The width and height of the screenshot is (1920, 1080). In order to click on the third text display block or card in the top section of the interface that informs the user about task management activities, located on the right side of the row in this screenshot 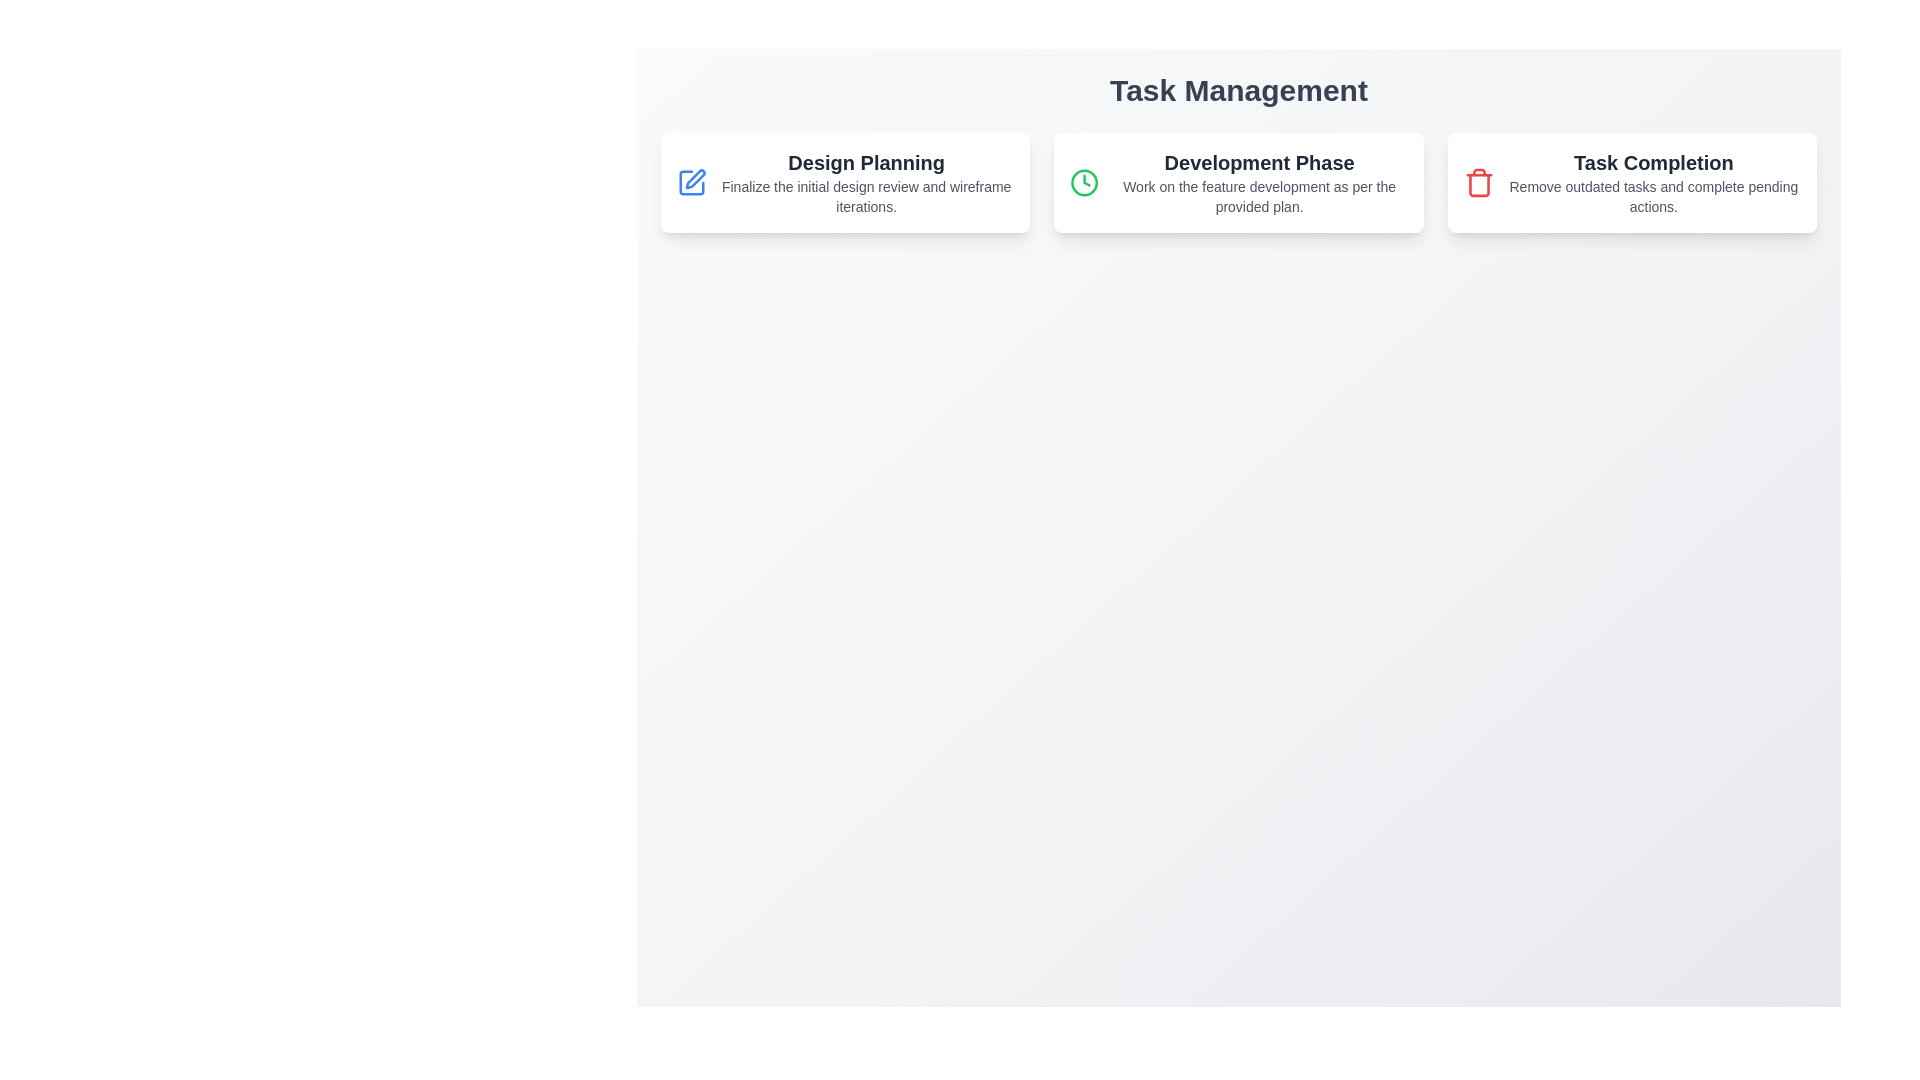, I will do `click(1653, 182)`.